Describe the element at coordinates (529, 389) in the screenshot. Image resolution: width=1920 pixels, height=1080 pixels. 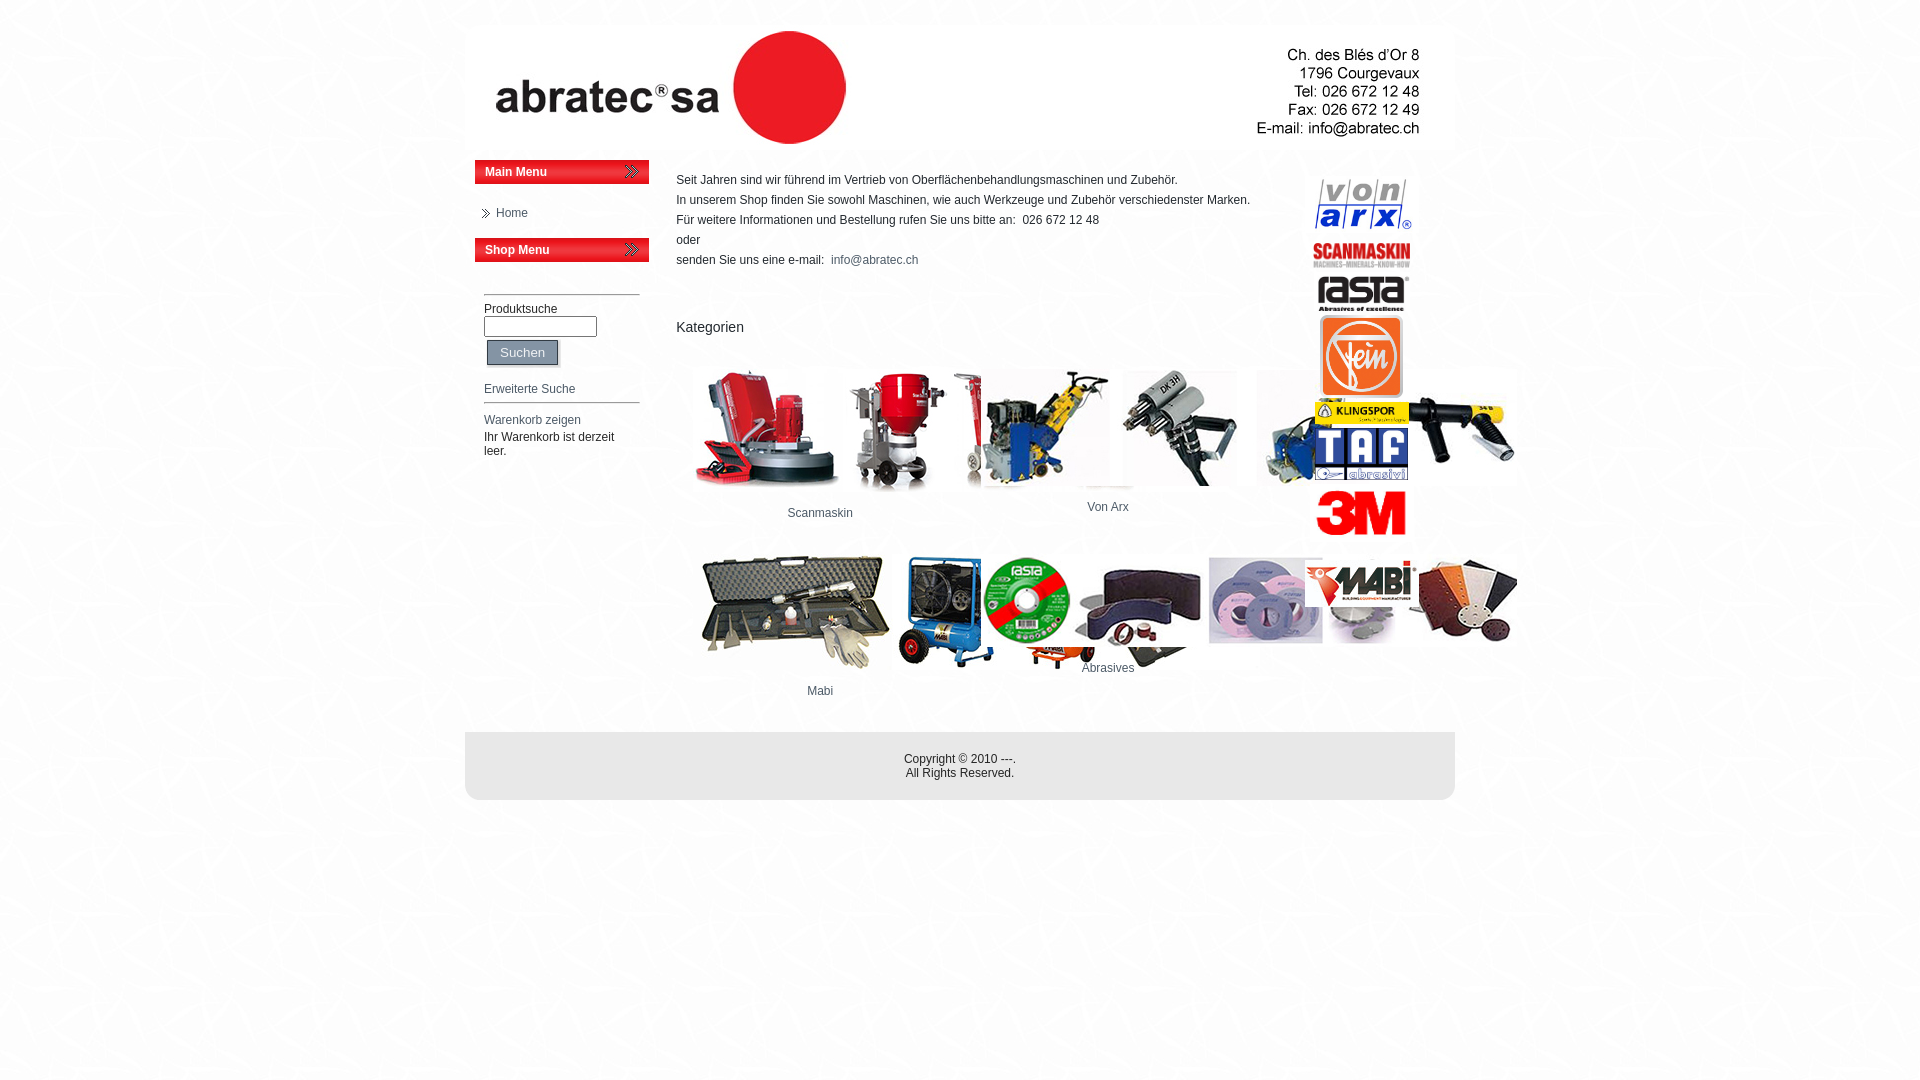
I see `'Erweiterte Suche'` at that location.